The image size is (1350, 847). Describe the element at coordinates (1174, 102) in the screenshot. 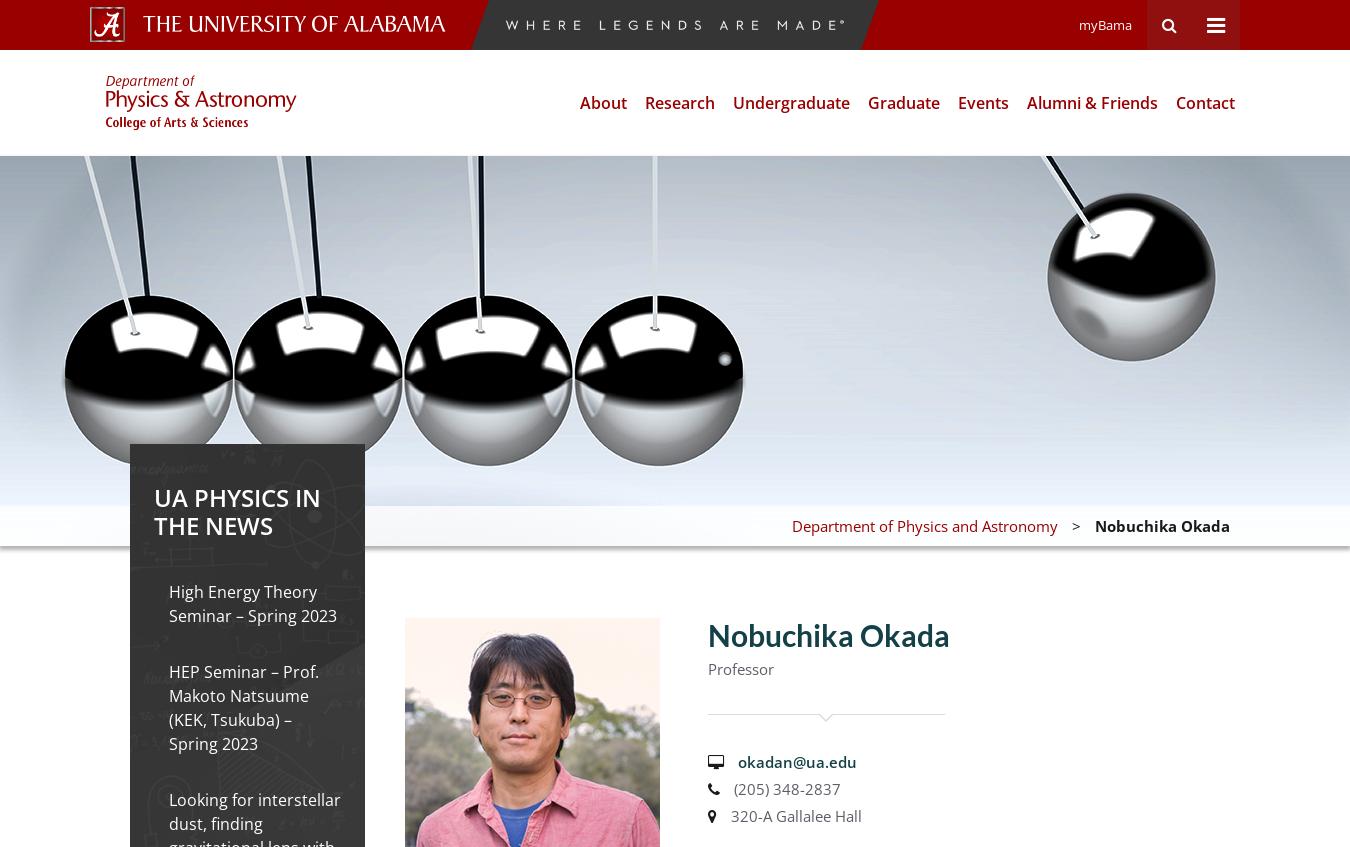

I see `'Contact'` at that location.